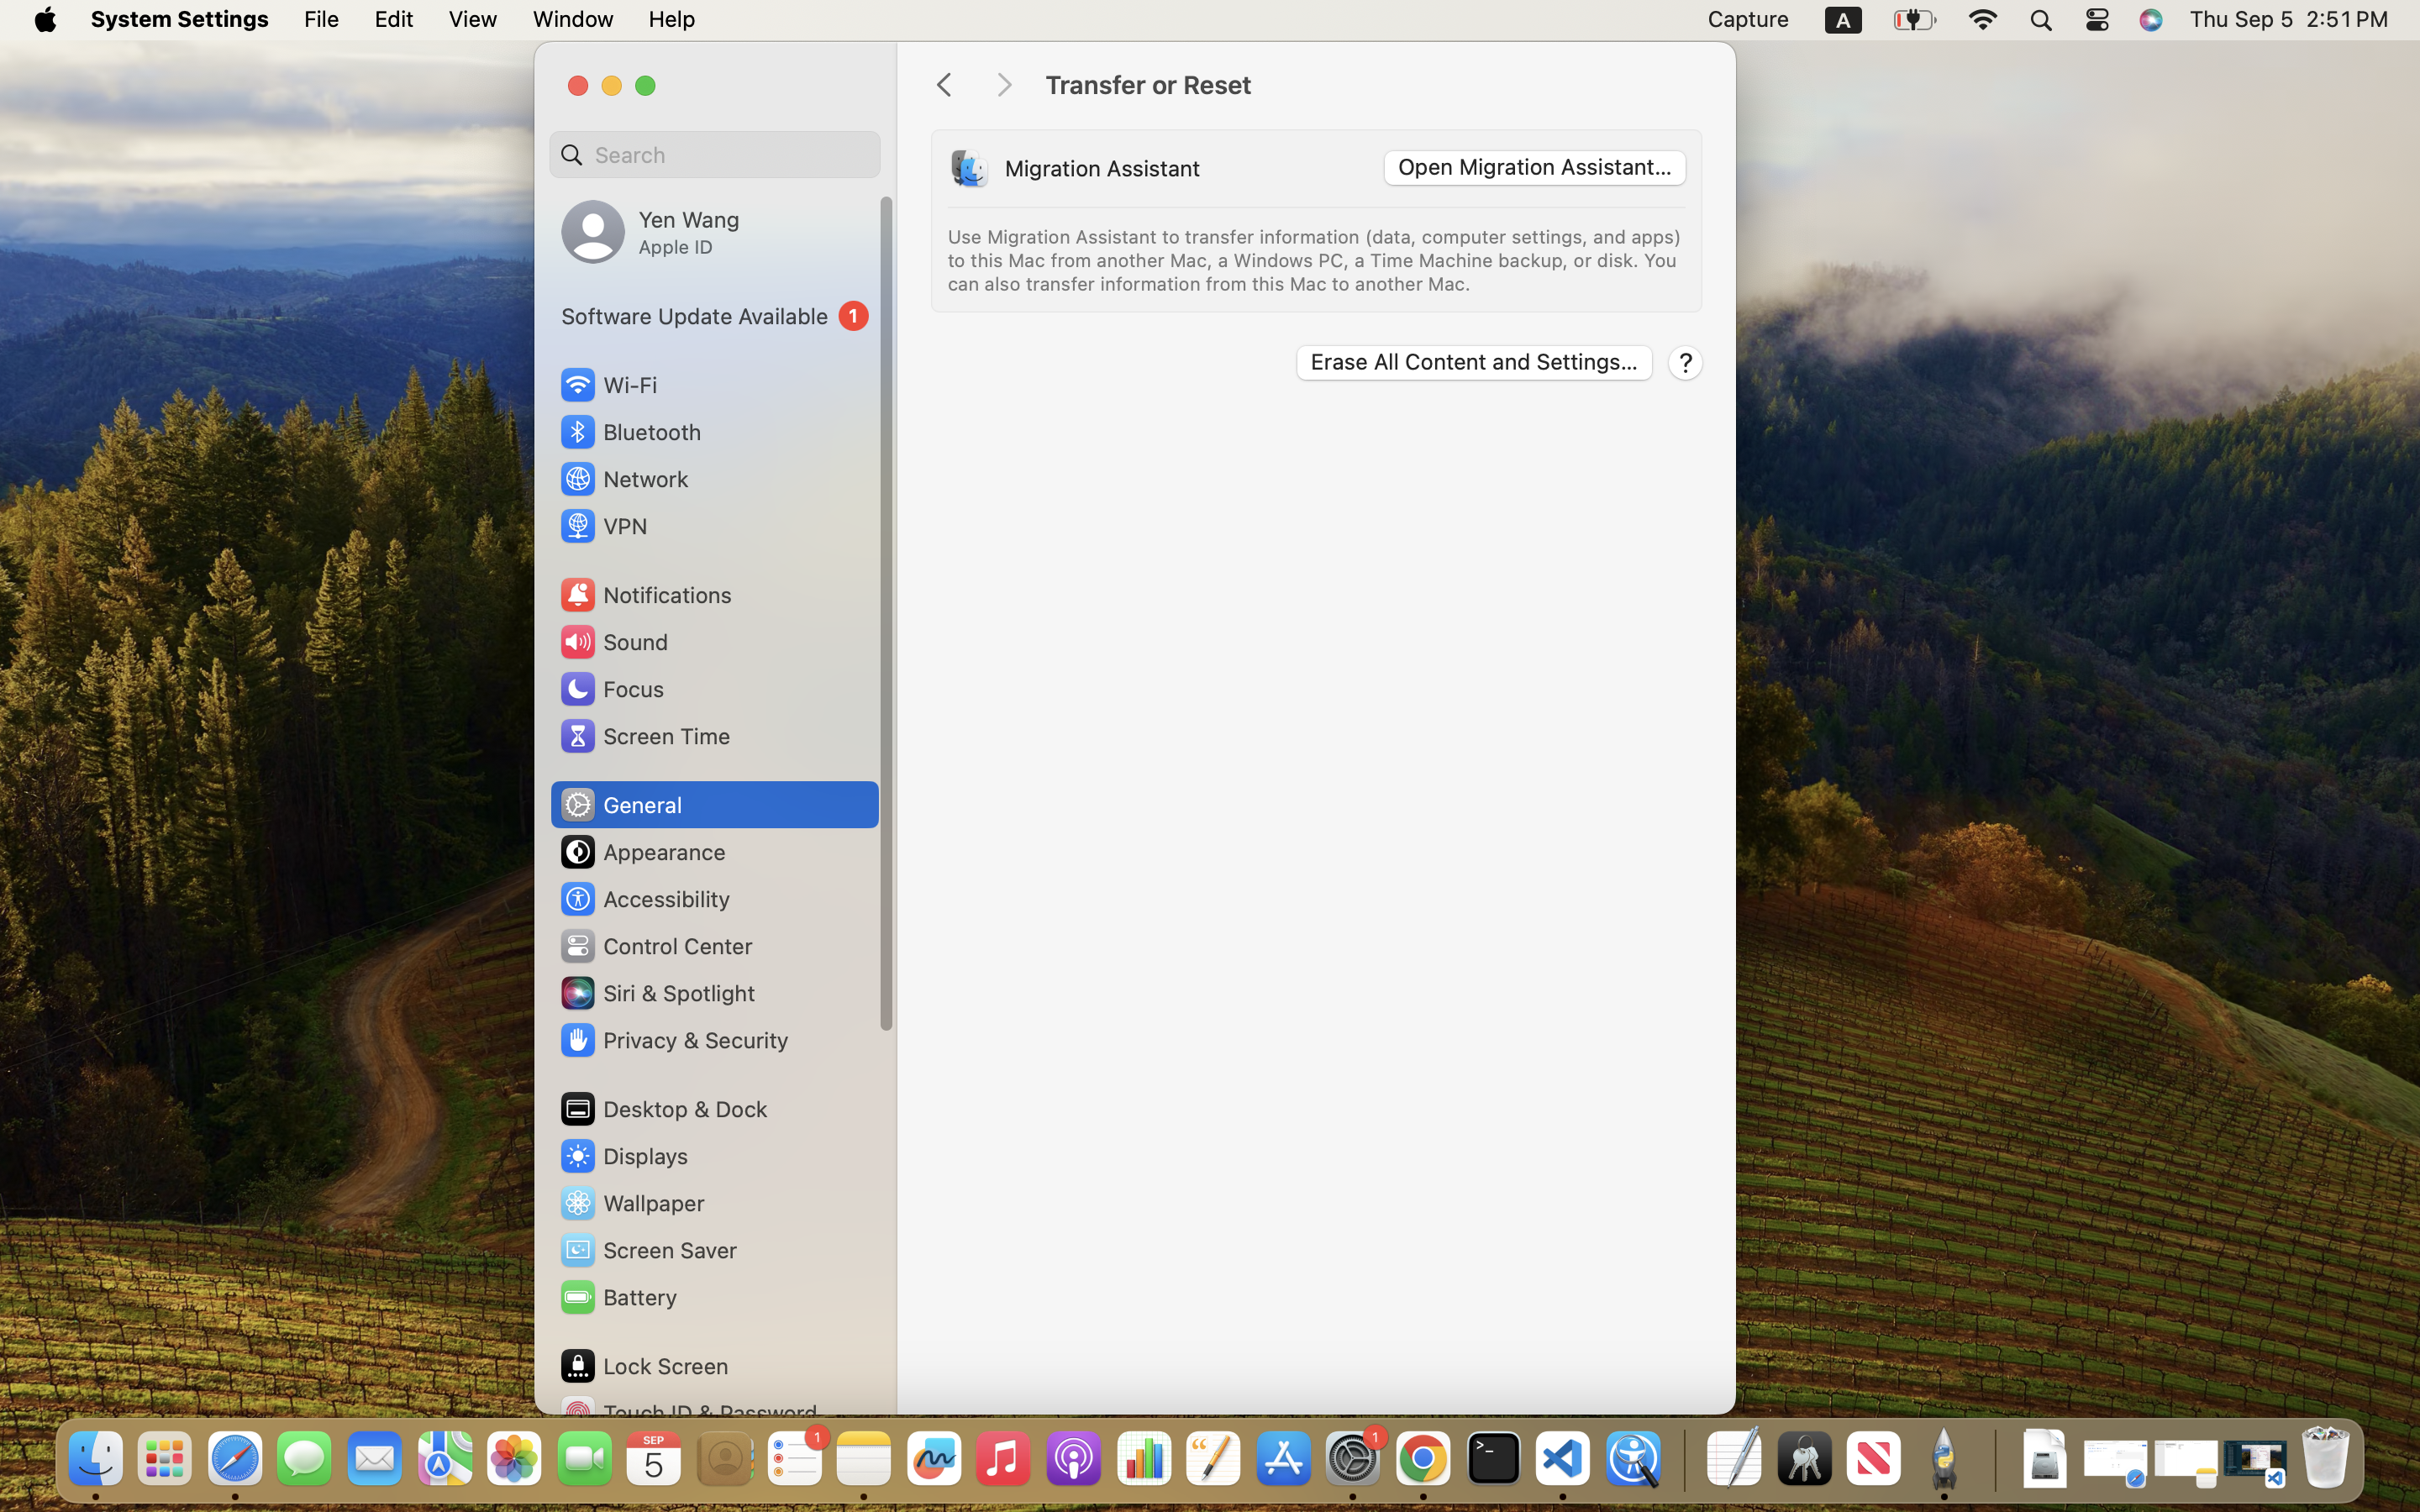  What do you see at coordinates (1317, 260) in the screenshot?
I see `'Use Migration Assistant to transfer information (data, computer settings, and apps) to this Mac from another Mac, a Windows PC, a Time Machine backup, or disk. You can also transfer information from this Mac to another Mac.'` at bounding box center [1317, 260].